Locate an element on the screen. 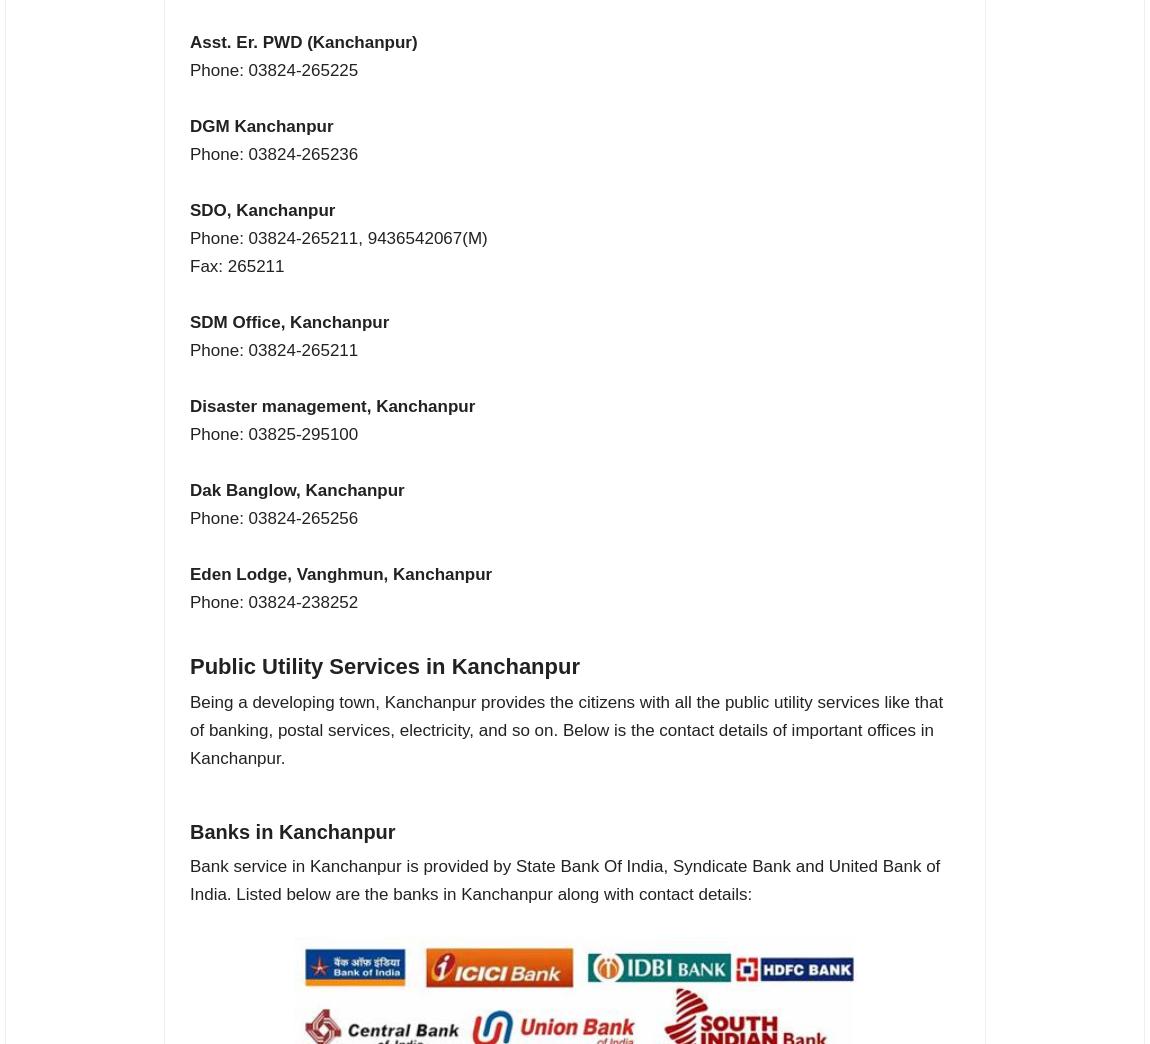 The height and width of the screenshot is (1044, 1150). 'Fax: 265211' is located at coordinates (236, 265).